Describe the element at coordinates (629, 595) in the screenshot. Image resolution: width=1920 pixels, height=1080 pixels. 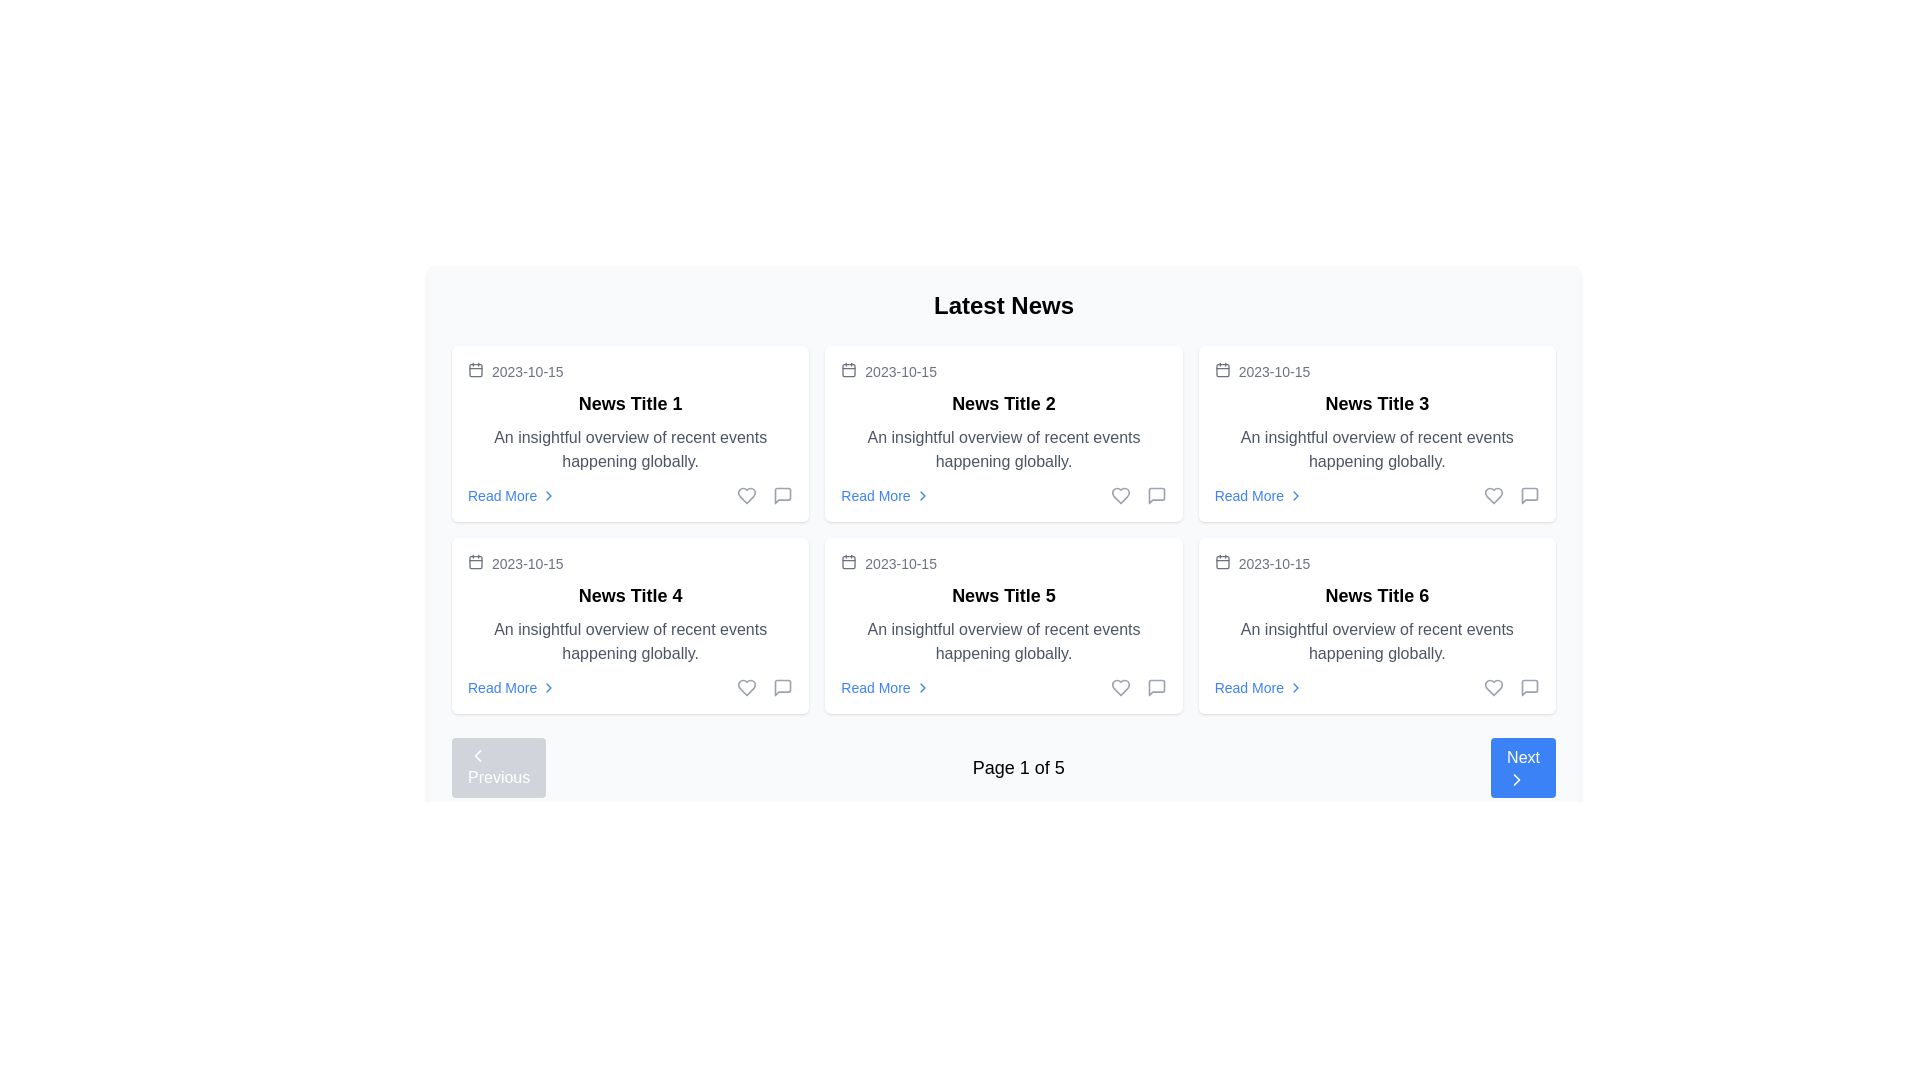
I see `the headline text element that serves as the title for the second card in the second row of the grid layout` at that location.